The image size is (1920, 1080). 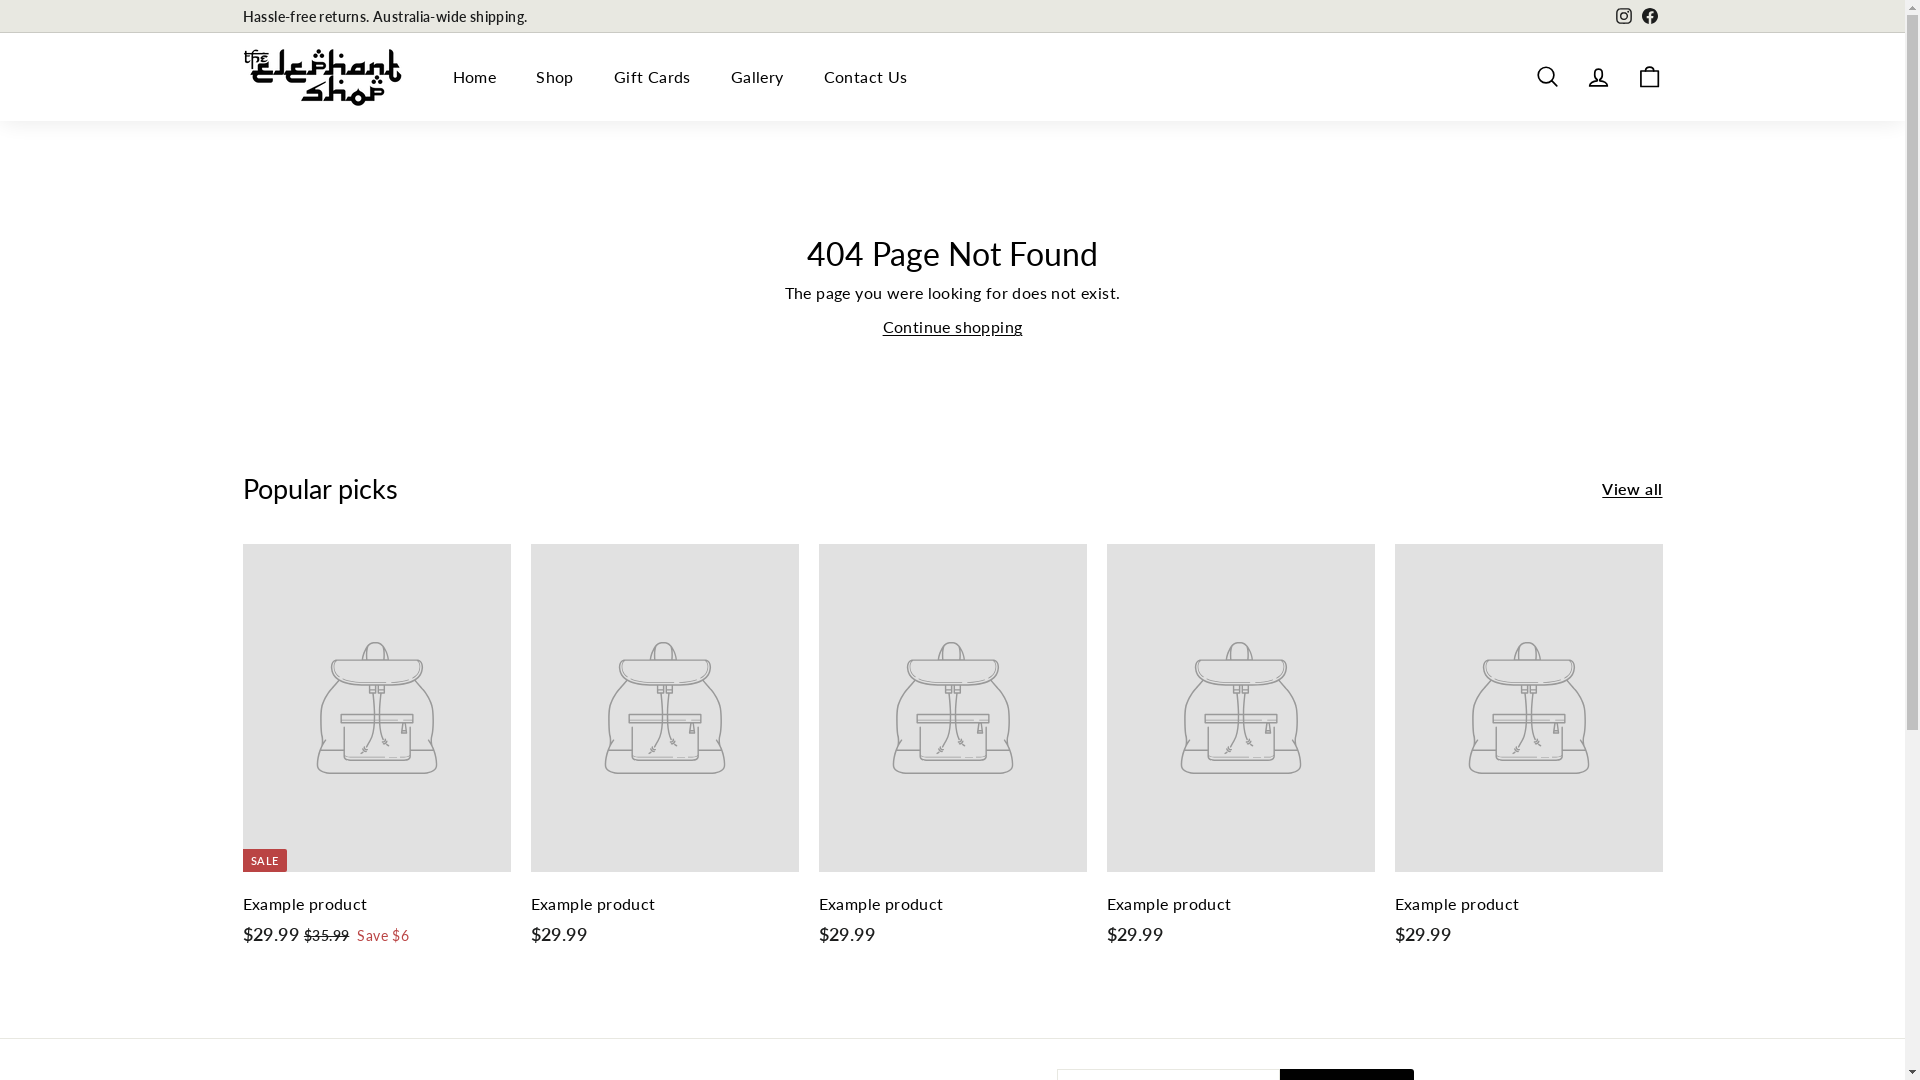 What do you see at coordinates (952, 325) in the screenshot?
I see `'Continue shopping'` at bounding box center [952, 325].